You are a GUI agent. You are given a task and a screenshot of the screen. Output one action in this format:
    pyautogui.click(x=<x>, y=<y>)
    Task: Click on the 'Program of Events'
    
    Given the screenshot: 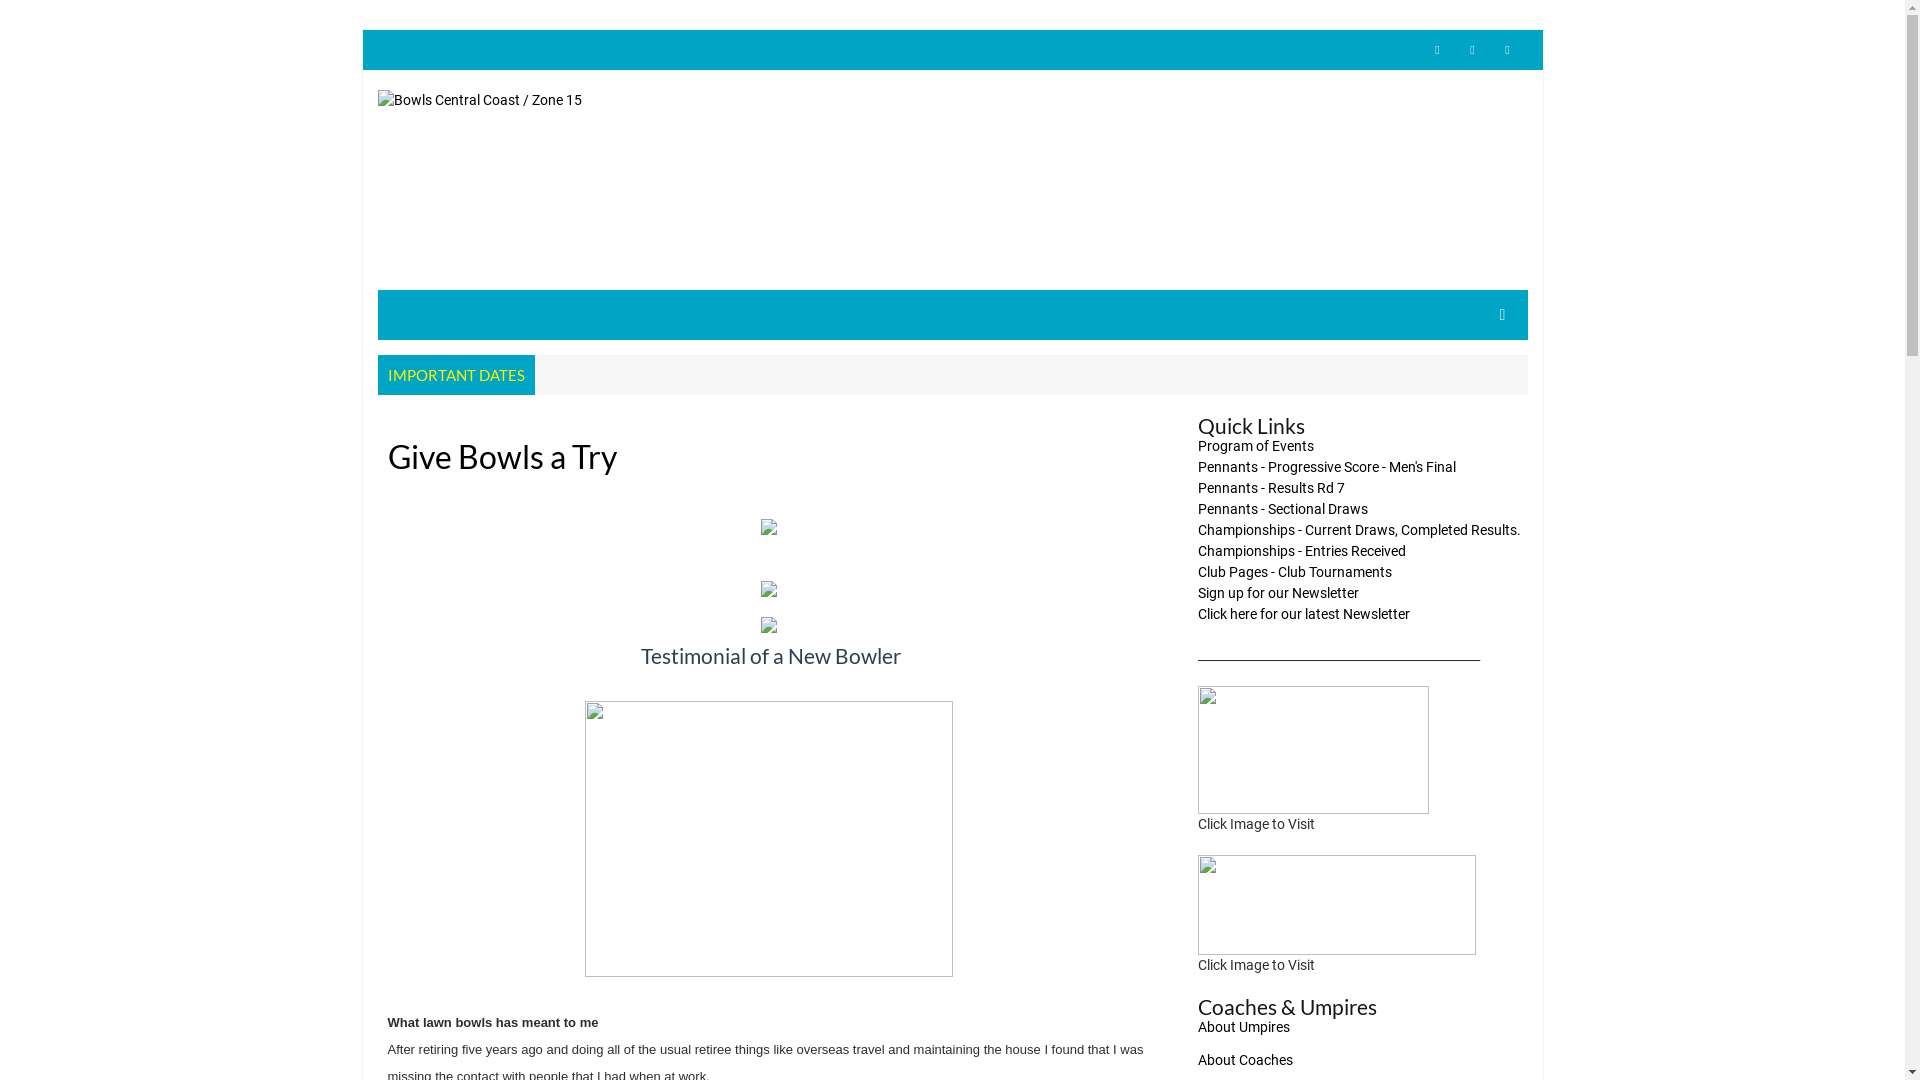 What is the action you would take?
    pyautogui.click(x=1255, y=445)
    